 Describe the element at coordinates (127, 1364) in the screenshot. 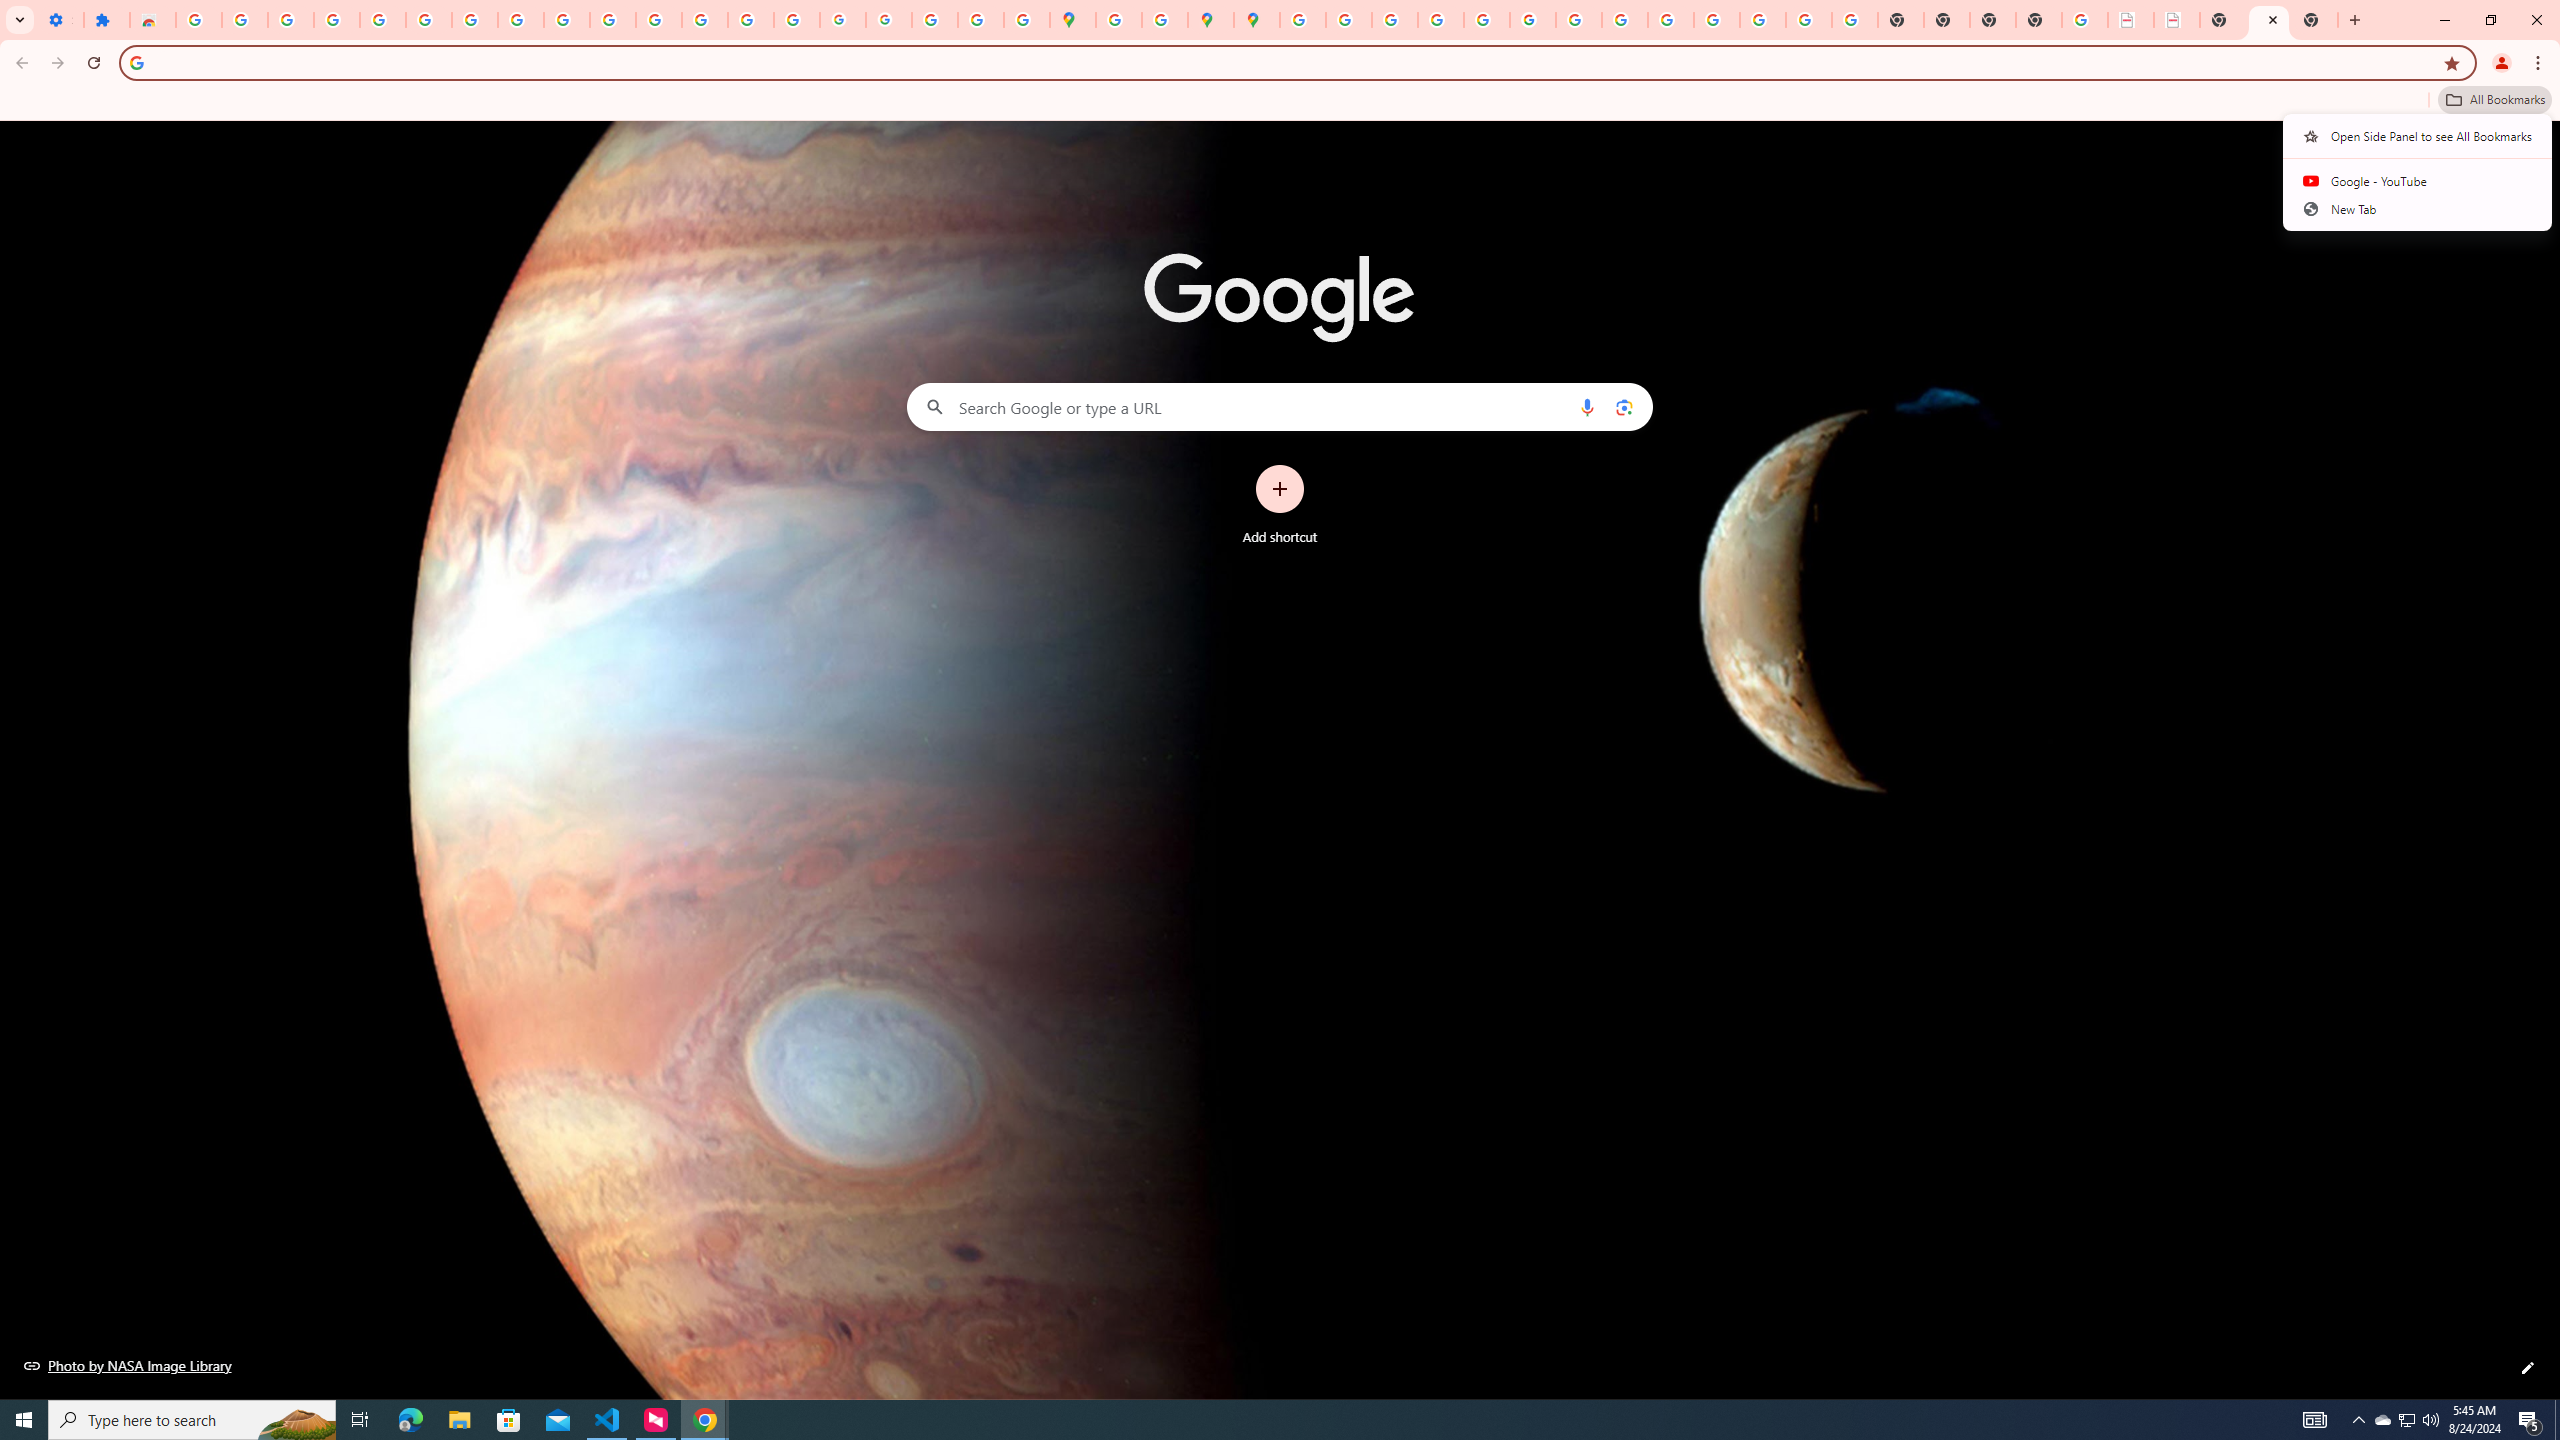

I see `'Photo by NASA Image Library'` at that location.